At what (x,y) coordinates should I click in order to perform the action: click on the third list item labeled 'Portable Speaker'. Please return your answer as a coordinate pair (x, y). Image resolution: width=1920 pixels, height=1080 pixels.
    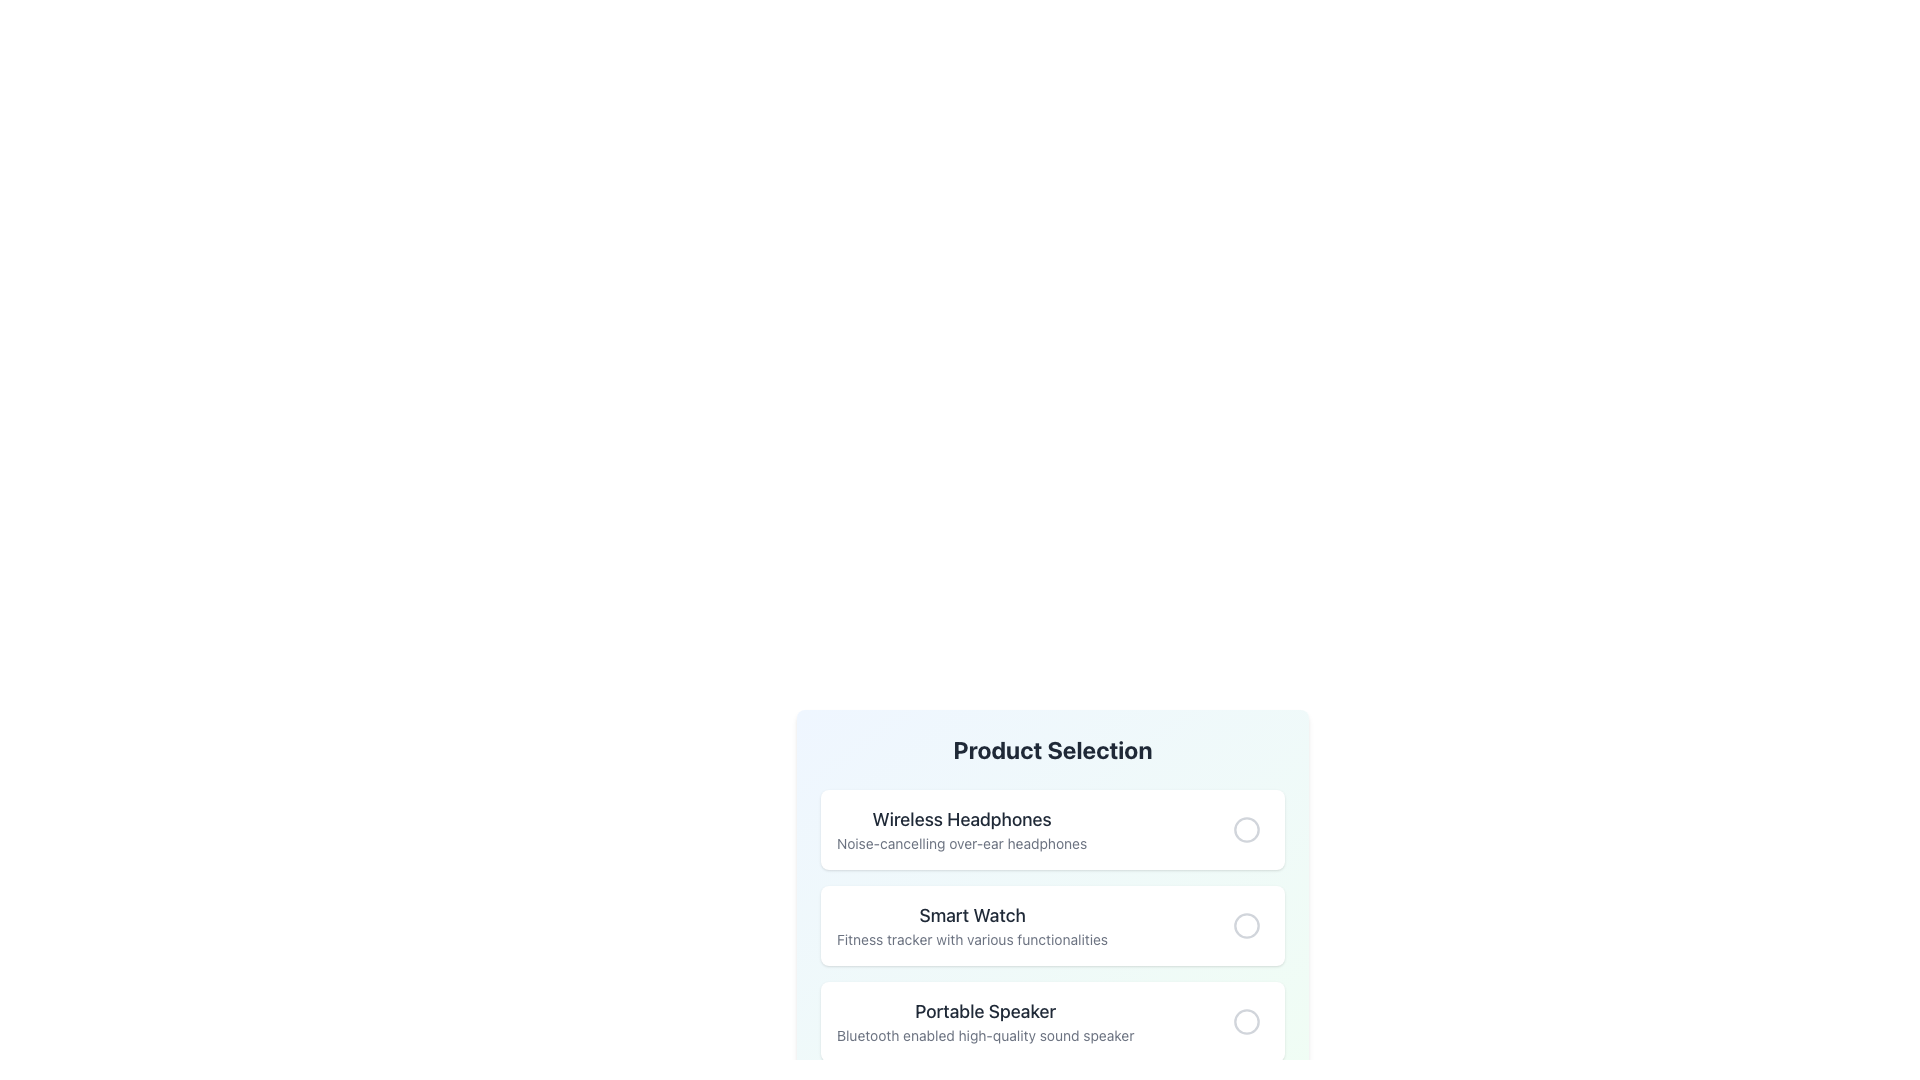
    Looking at the image, I should click on (1051, 1022).